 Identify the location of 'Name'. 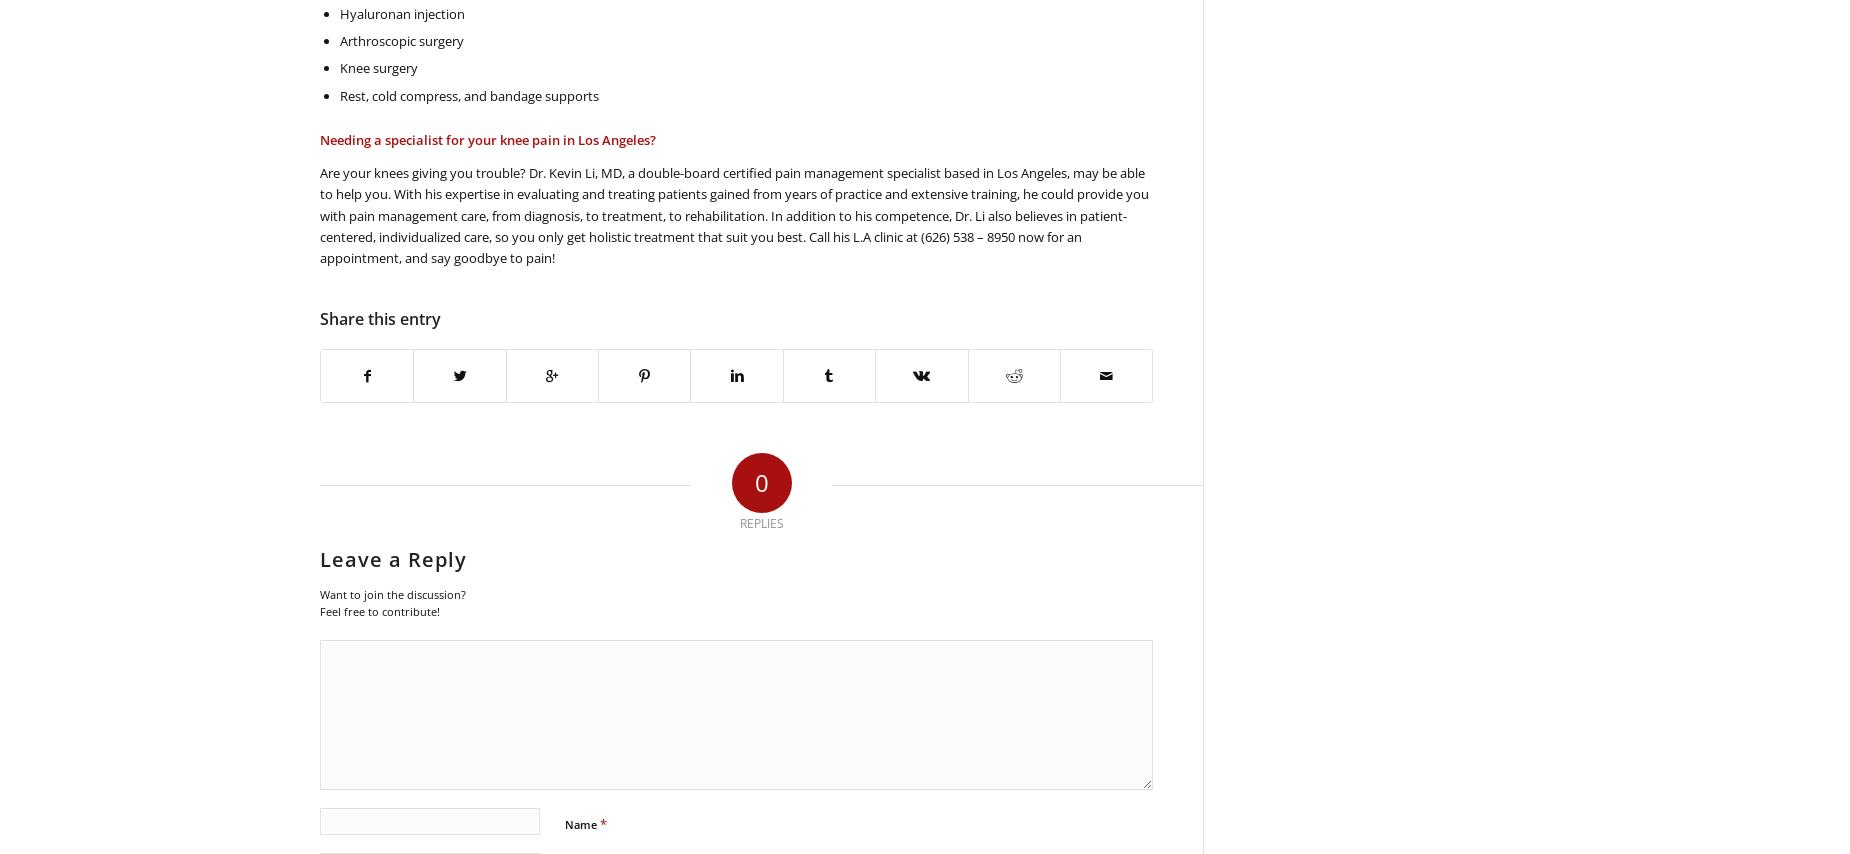
(582, 824).